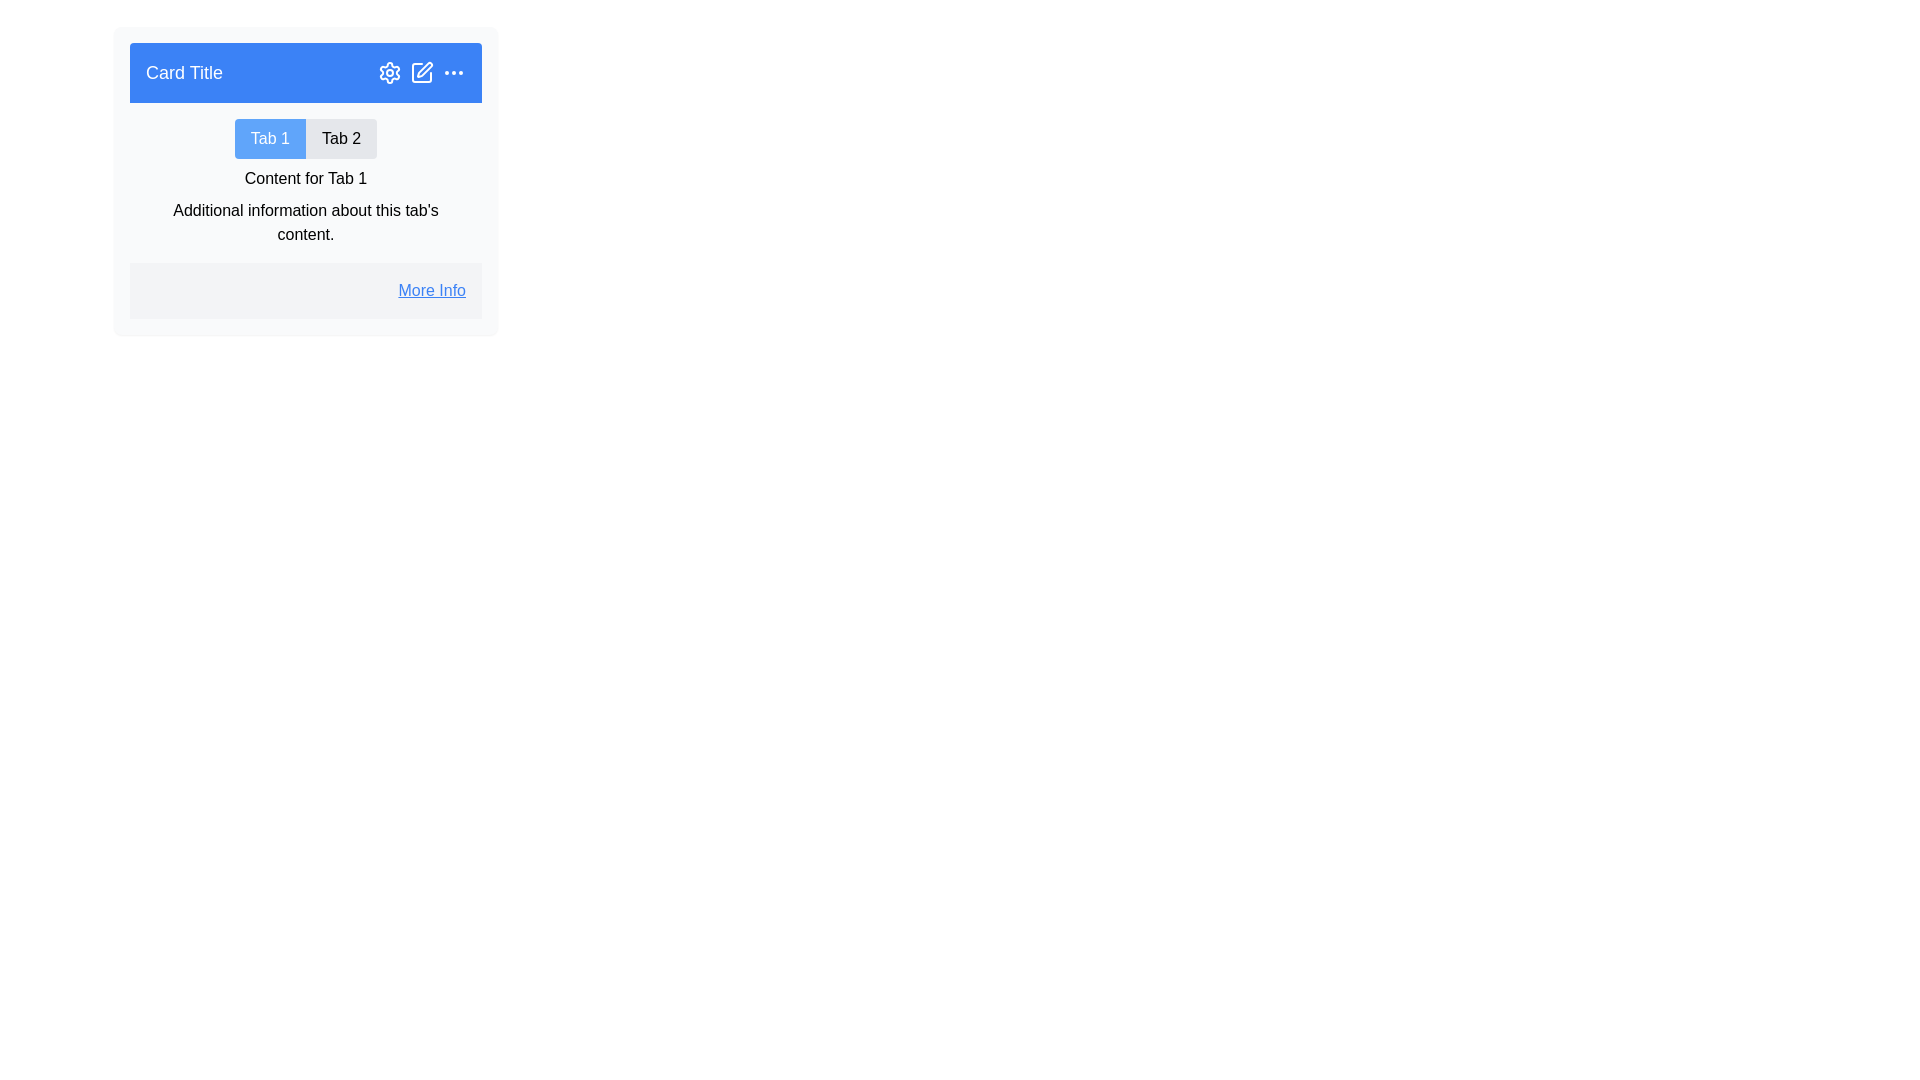  What do you see at coordinates (389, 72) in the screenshot?
I see `the stylized gear icon located in the top-right section of the blue header area` at bounding box center [389, 72].